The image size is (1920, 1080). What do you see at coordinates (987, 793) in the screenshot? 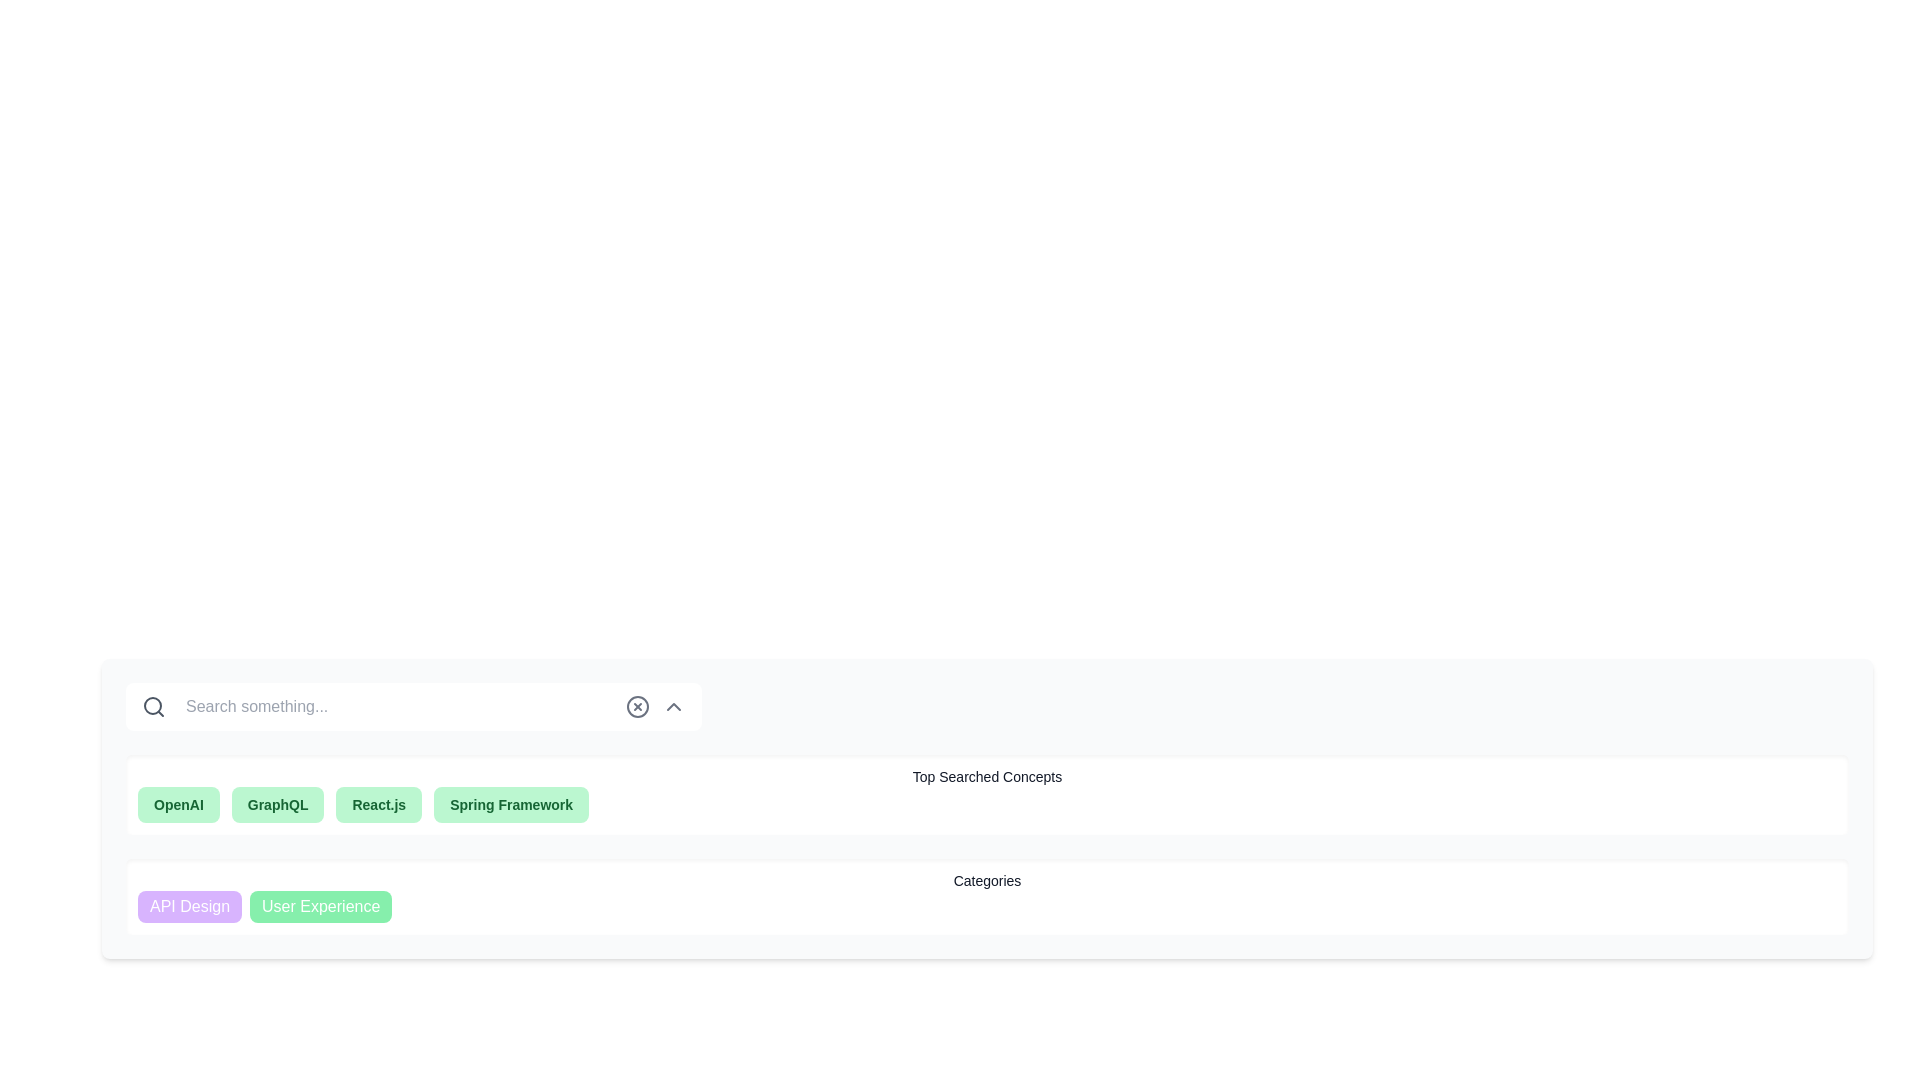
I see `the section titled 'Top Searched Concepts' which contains clickable tags like 'OpenAI', 'GraphQL', 'React.js', and 'Spring Framework'` at bounding box center [987, 793].